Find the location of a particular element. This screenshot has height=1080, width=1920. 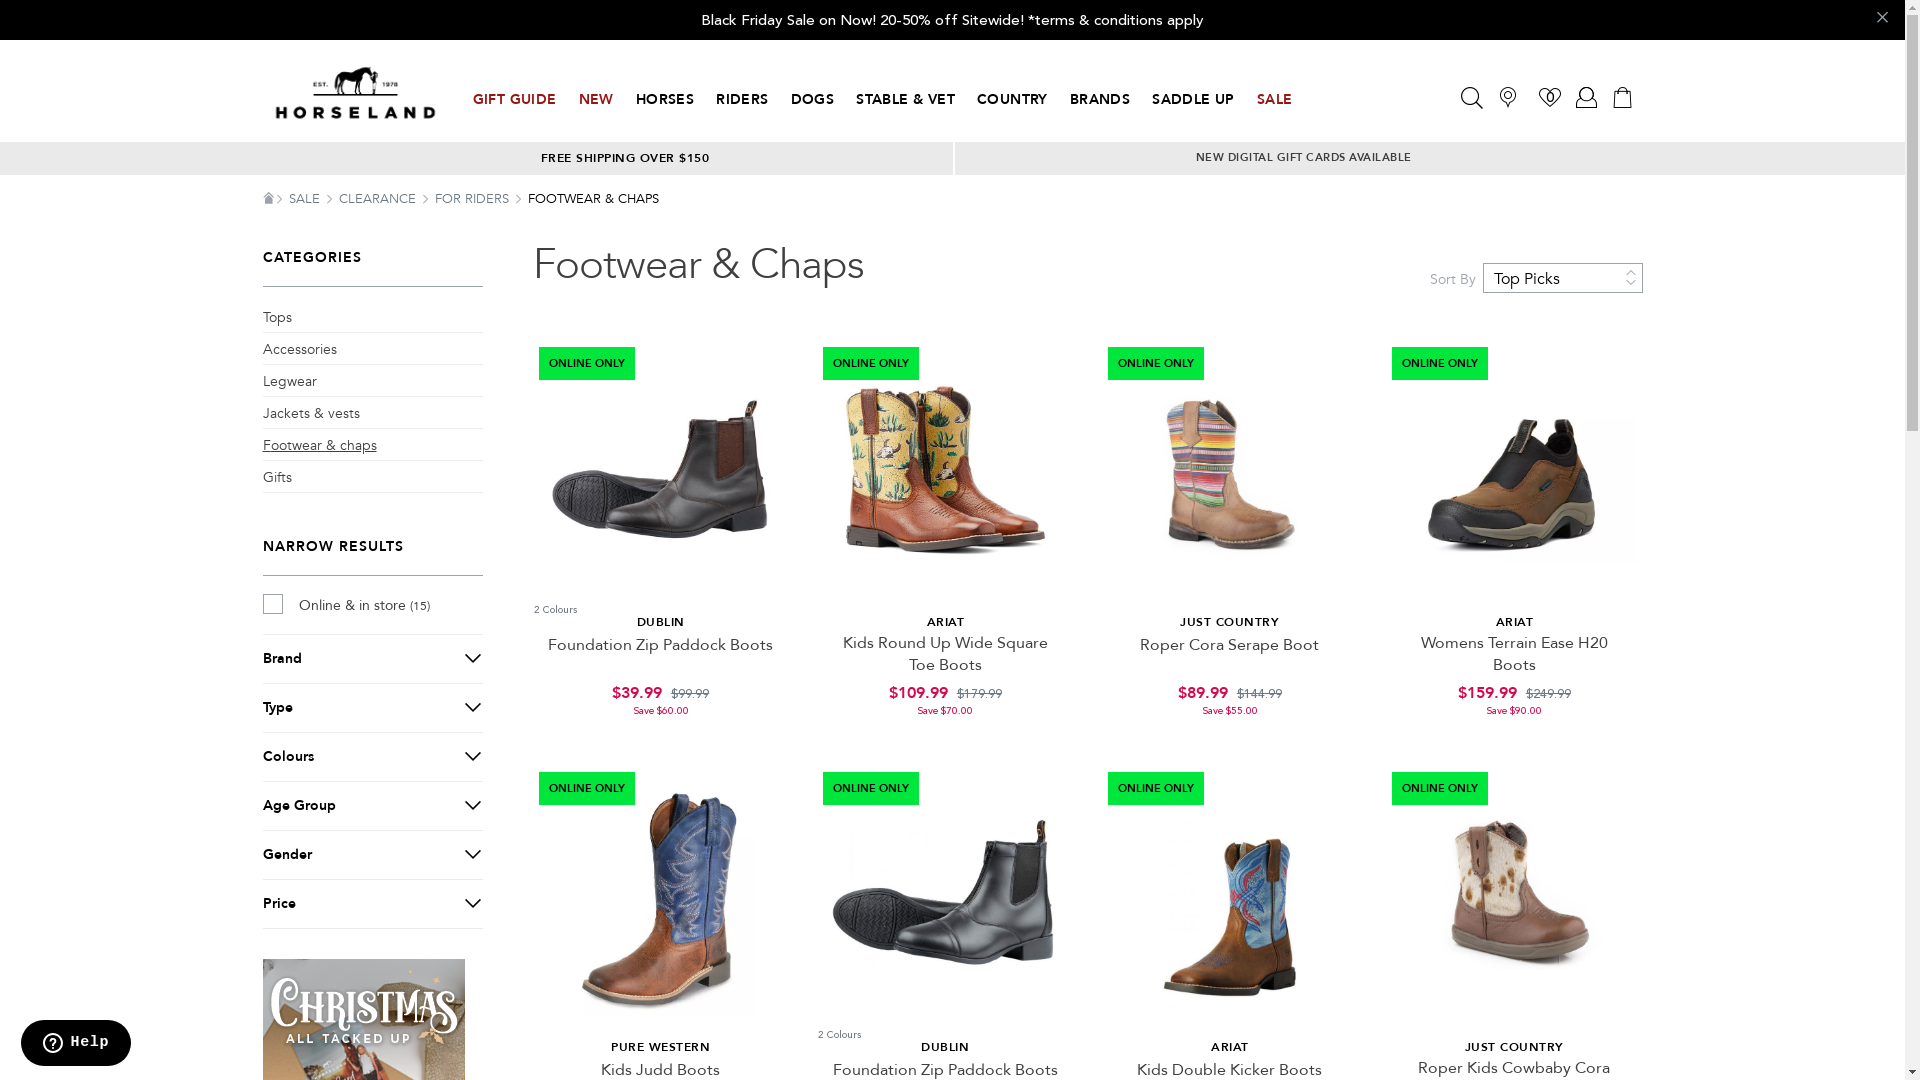

'Footwear & chaps' is located at coordinates (317, 445).